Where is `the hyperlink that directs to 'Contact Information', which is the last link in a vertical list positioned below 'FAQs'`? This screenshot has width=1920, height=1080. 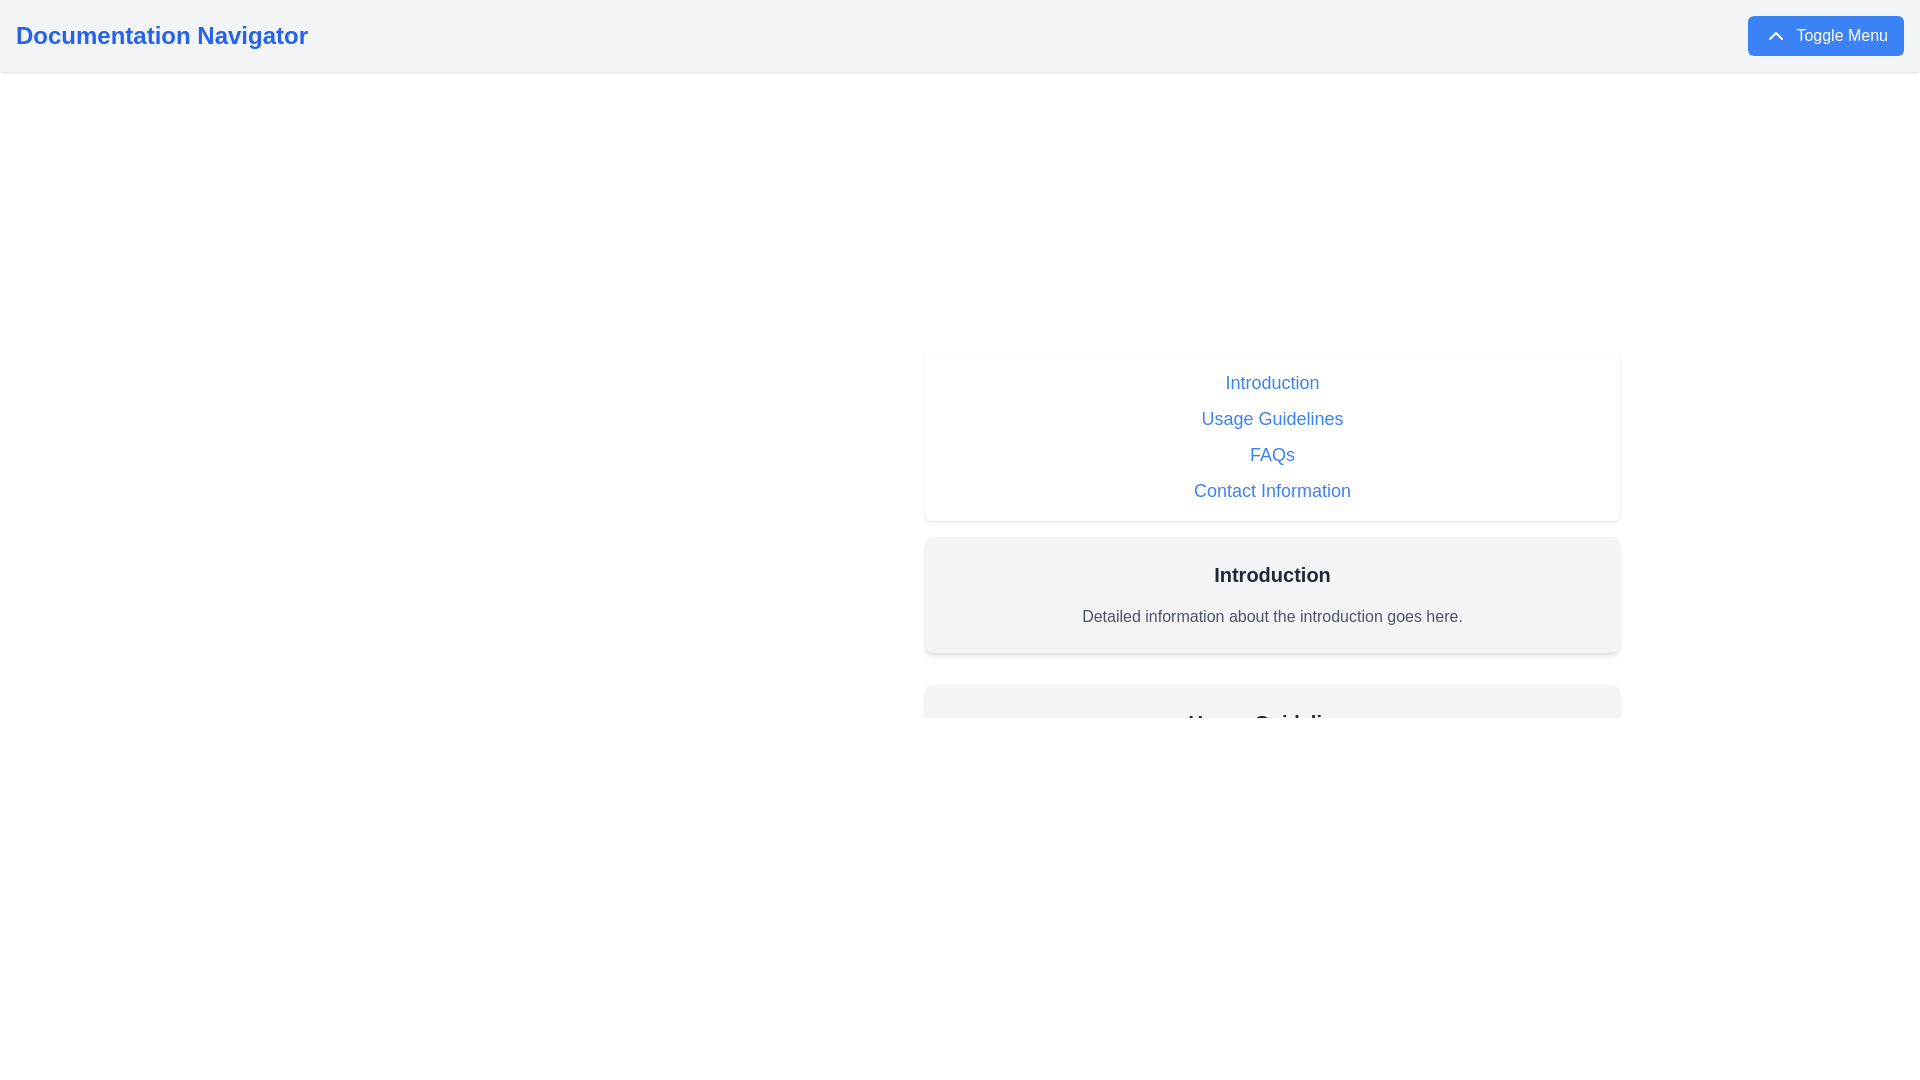 the hyperlink that directs to 'Contact Information', which is the last link in a vertical list positioned below 'FAQs' is located at coordinates (1271, 490).